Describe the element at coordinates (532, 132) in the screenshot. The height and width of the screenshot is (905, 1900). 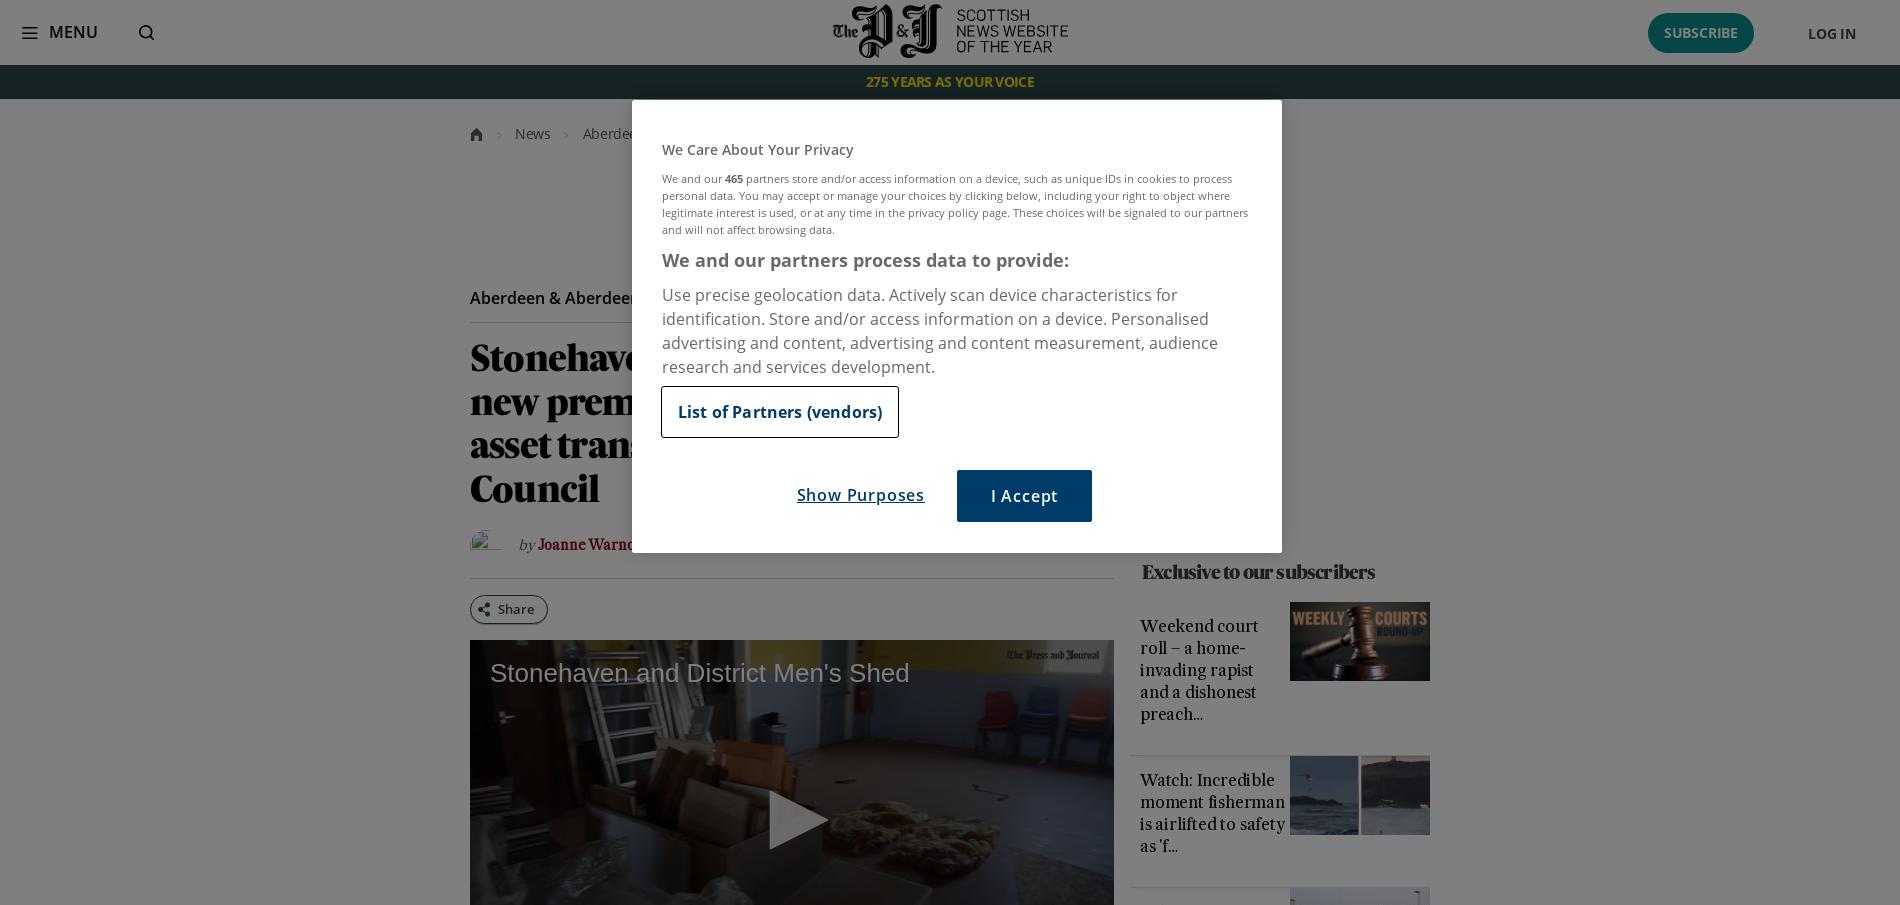
I see `'News'` at that location.